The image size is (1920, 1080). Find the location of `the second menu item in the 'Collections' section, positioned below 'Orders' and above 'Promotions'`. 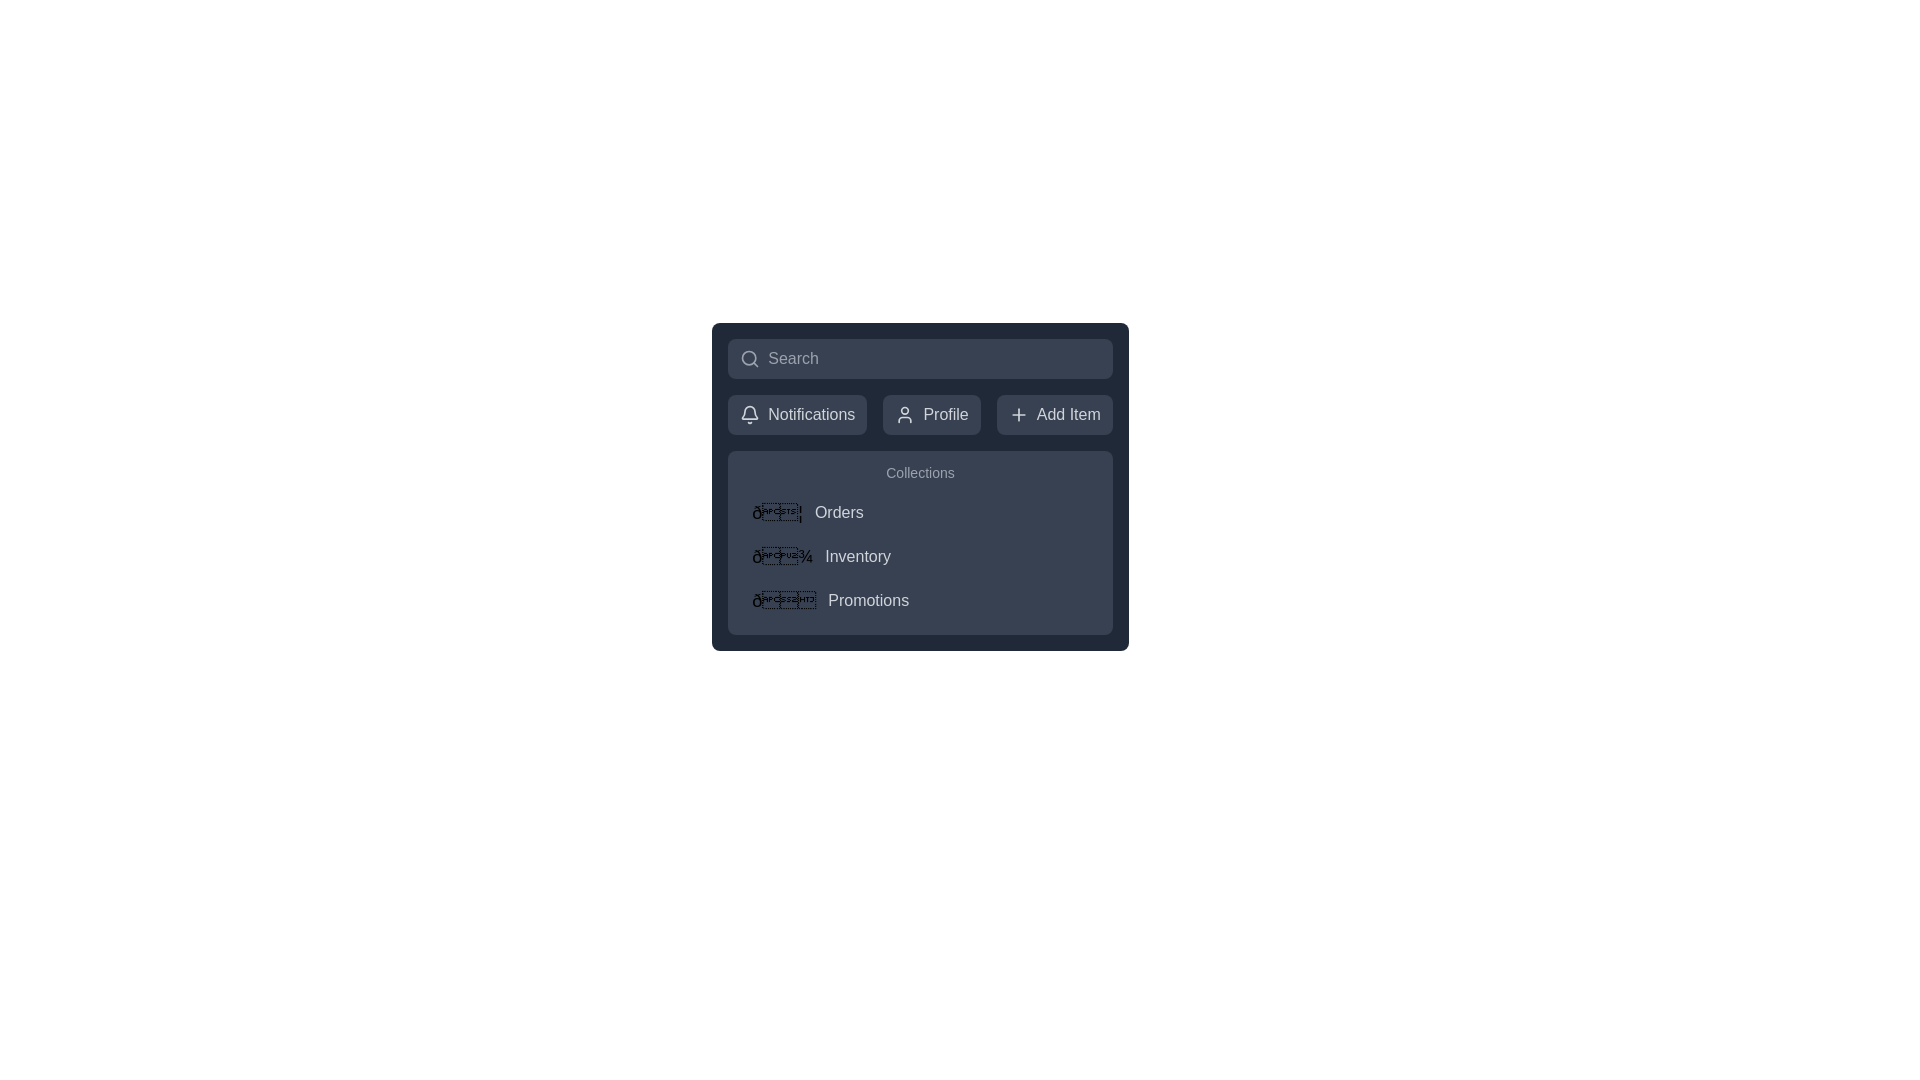

the second menu item in the 'Collections' section, positioned below 'Orders' and above 'Promotions' is located at coordinates (919, 556).